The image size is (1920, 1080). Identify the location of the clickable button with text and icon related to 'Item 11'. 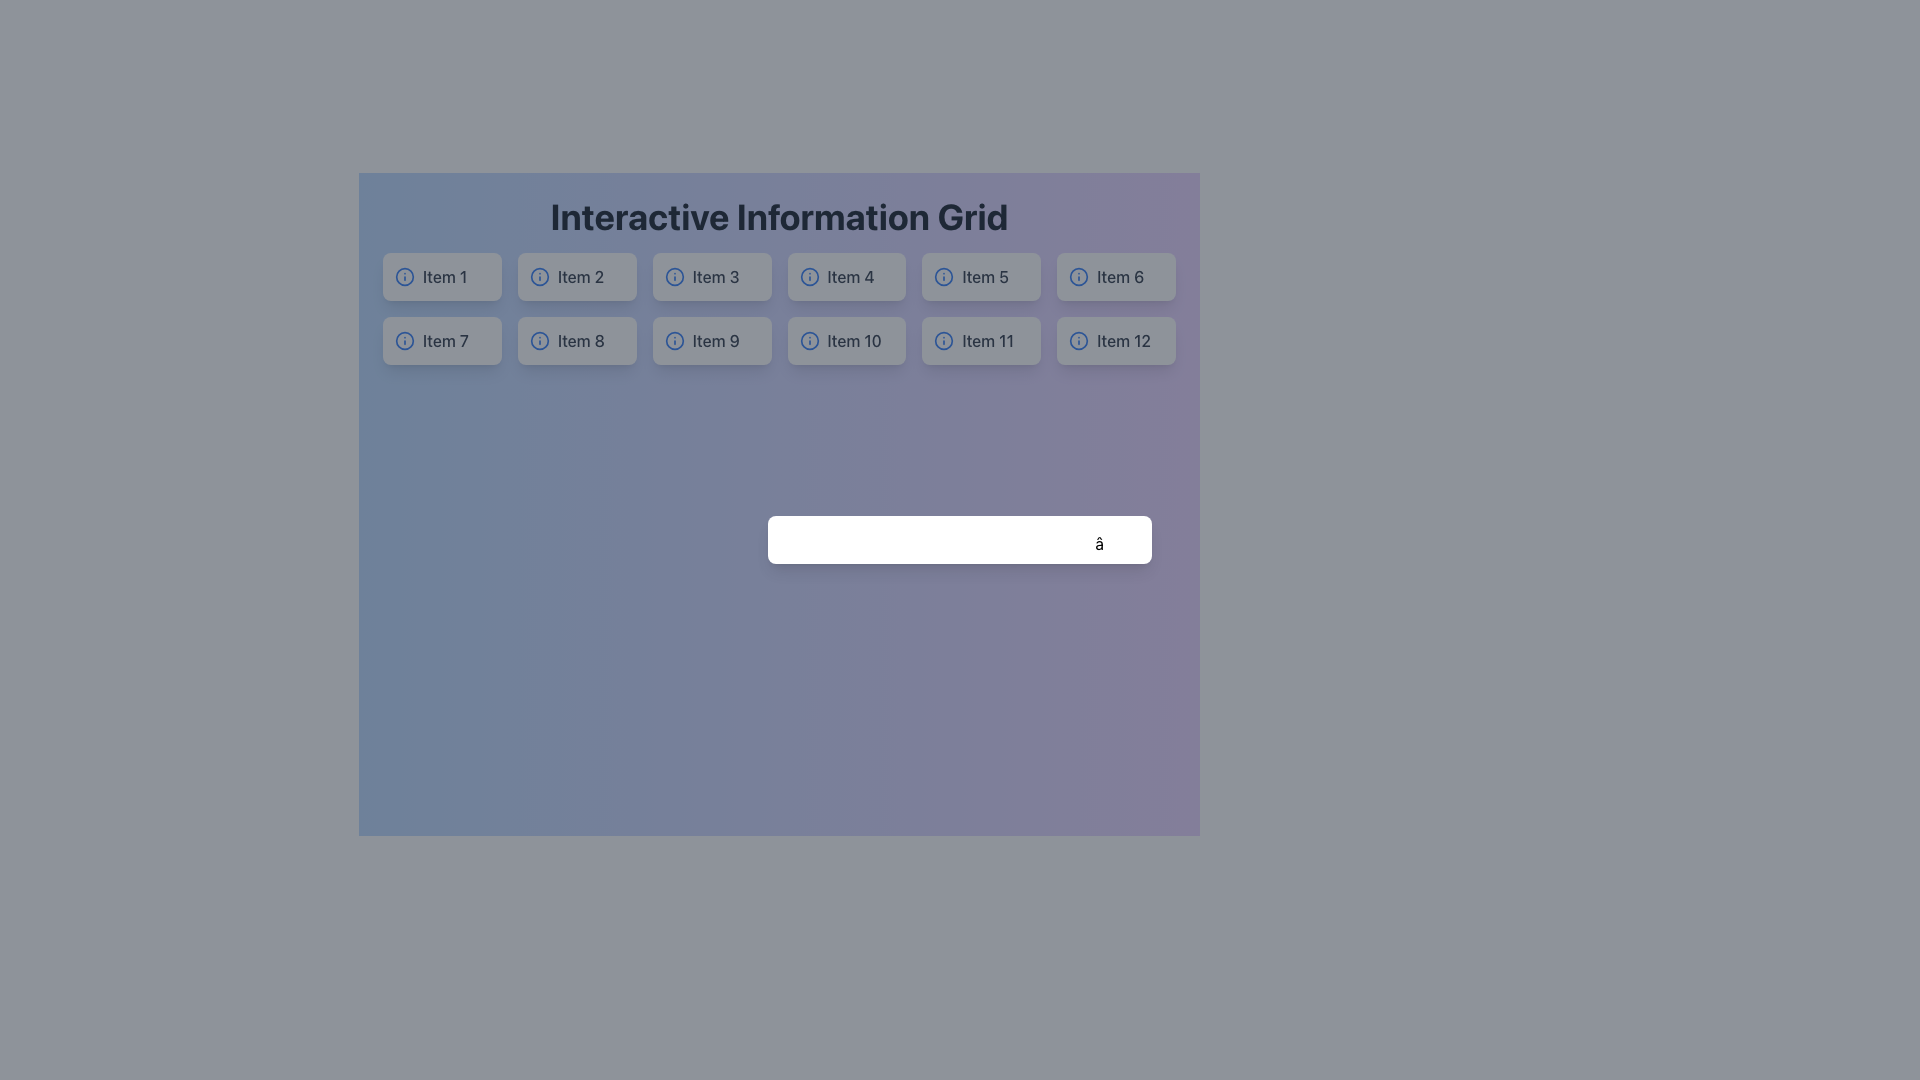
(981, 339).